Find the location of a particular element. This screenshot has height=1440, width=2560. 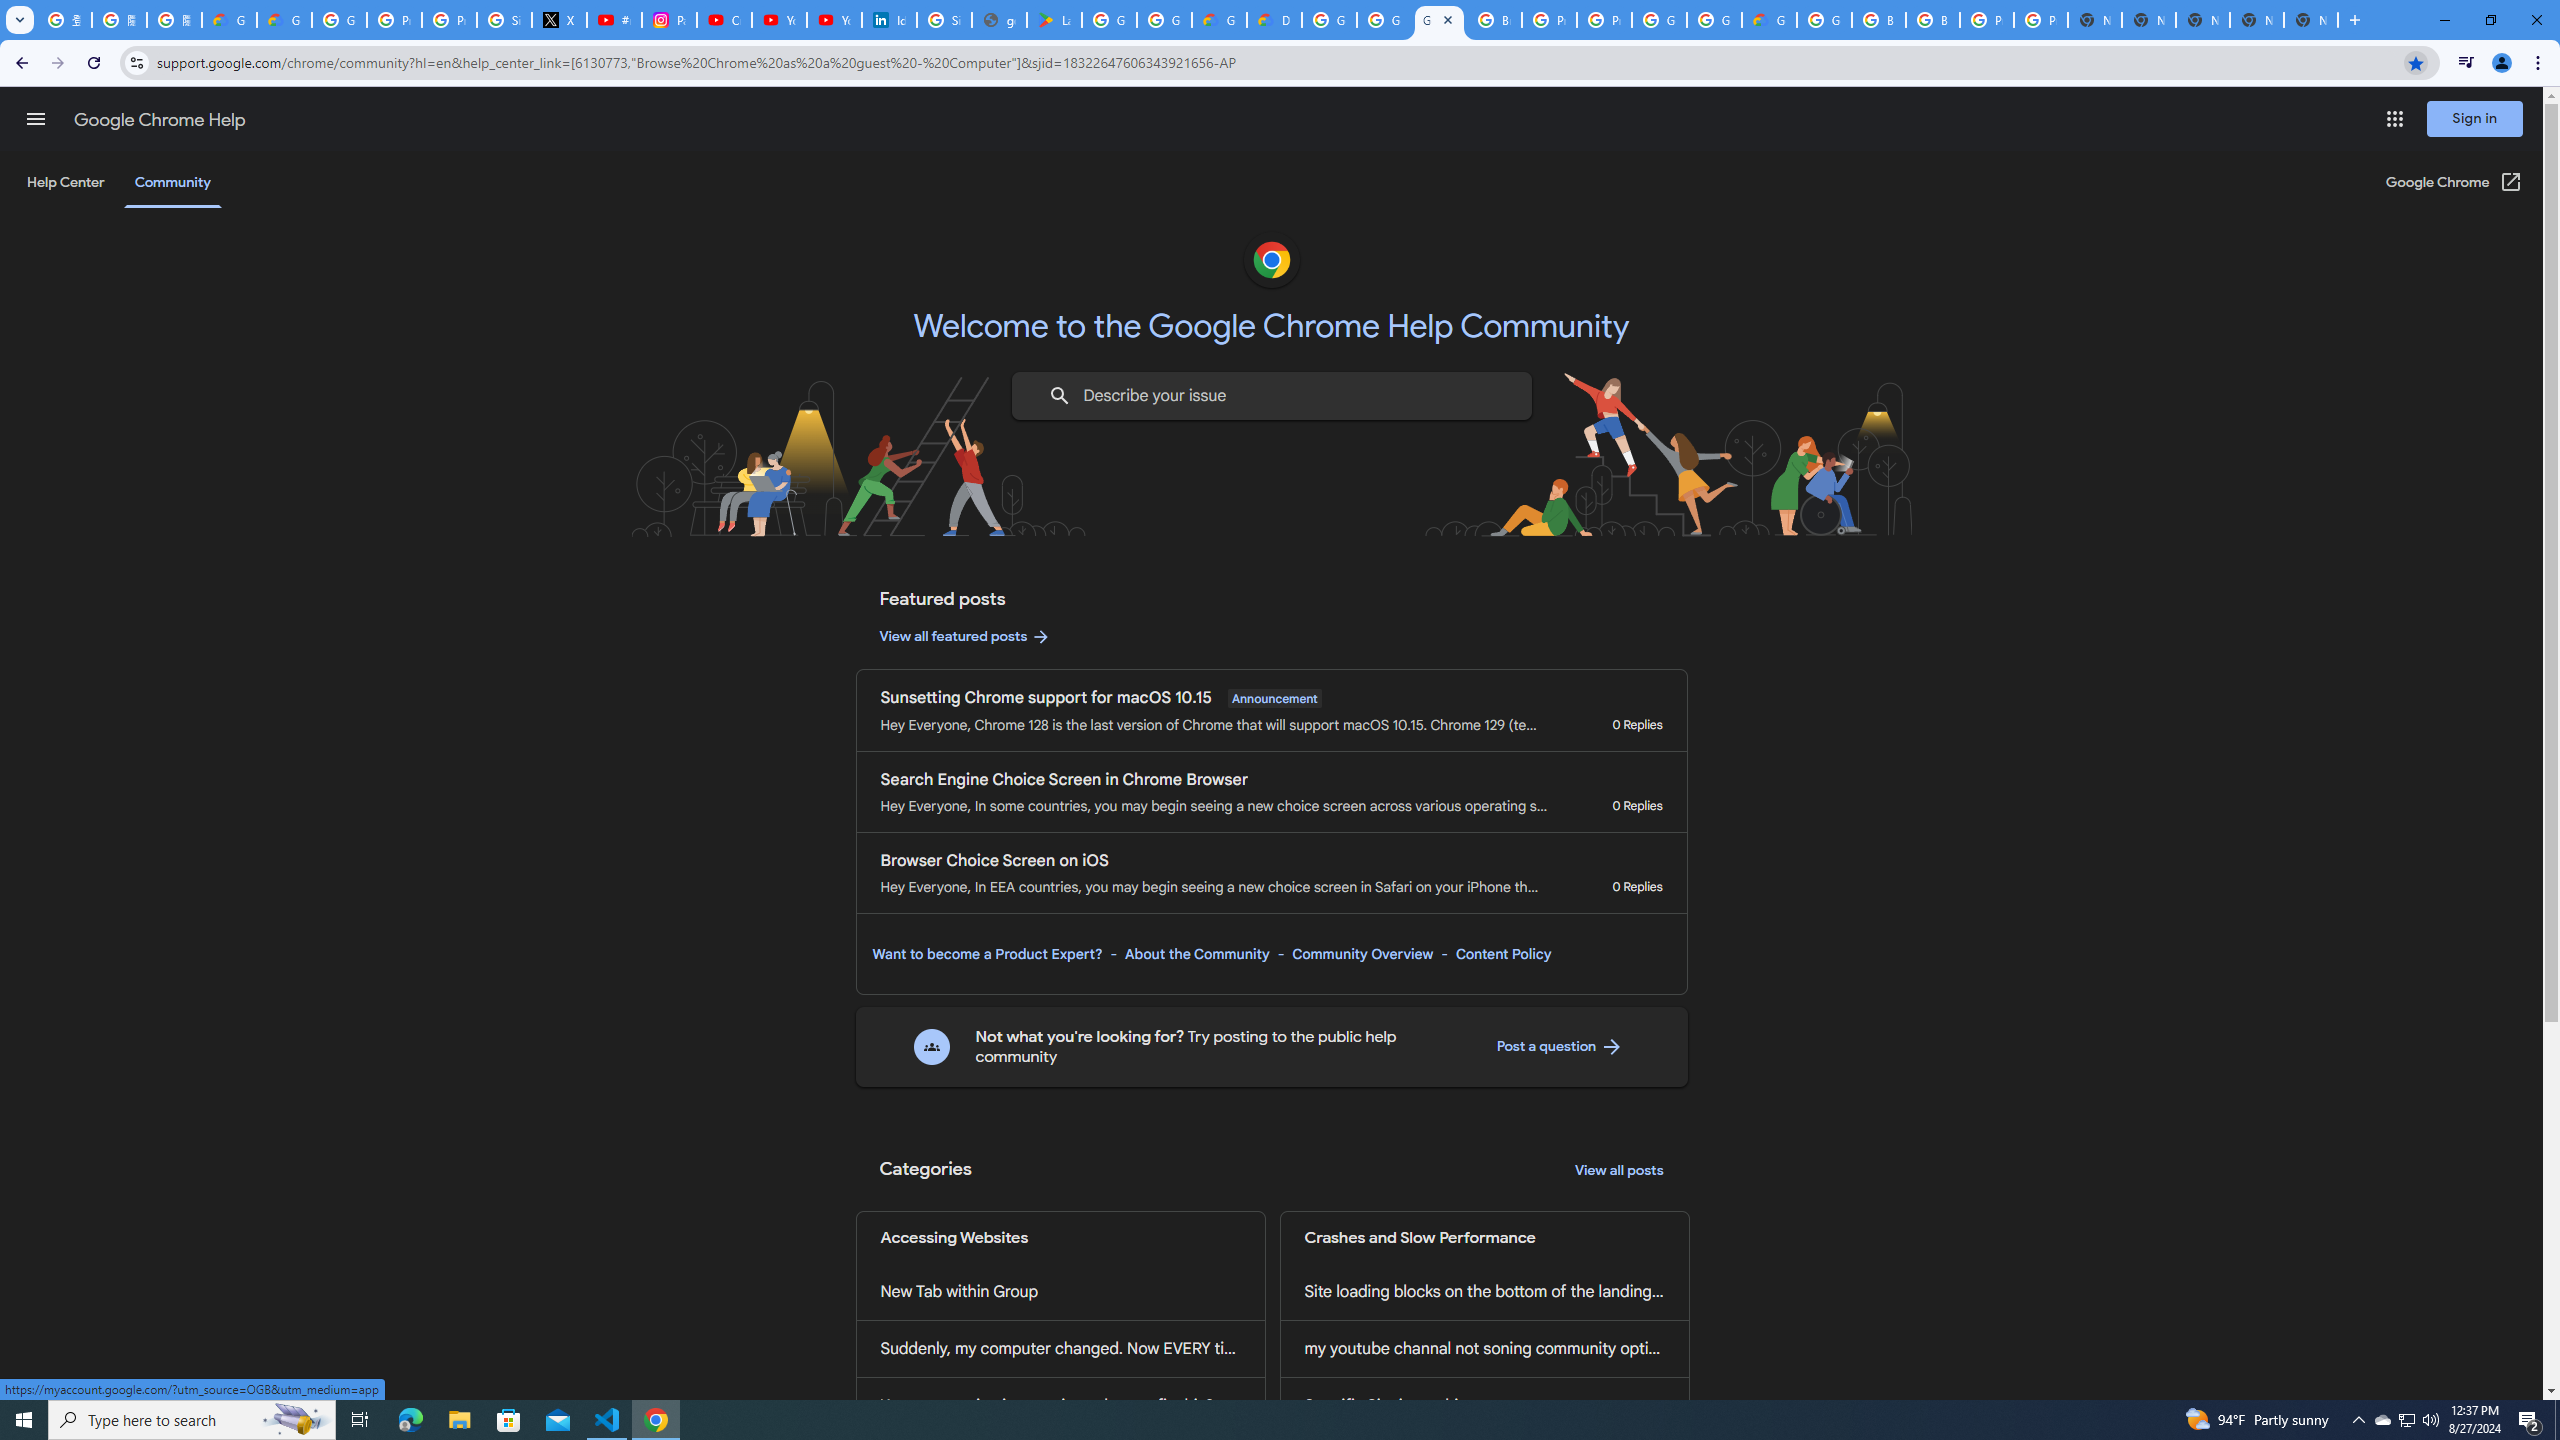

'View all posts' is located at coordinates (1618, 1171).